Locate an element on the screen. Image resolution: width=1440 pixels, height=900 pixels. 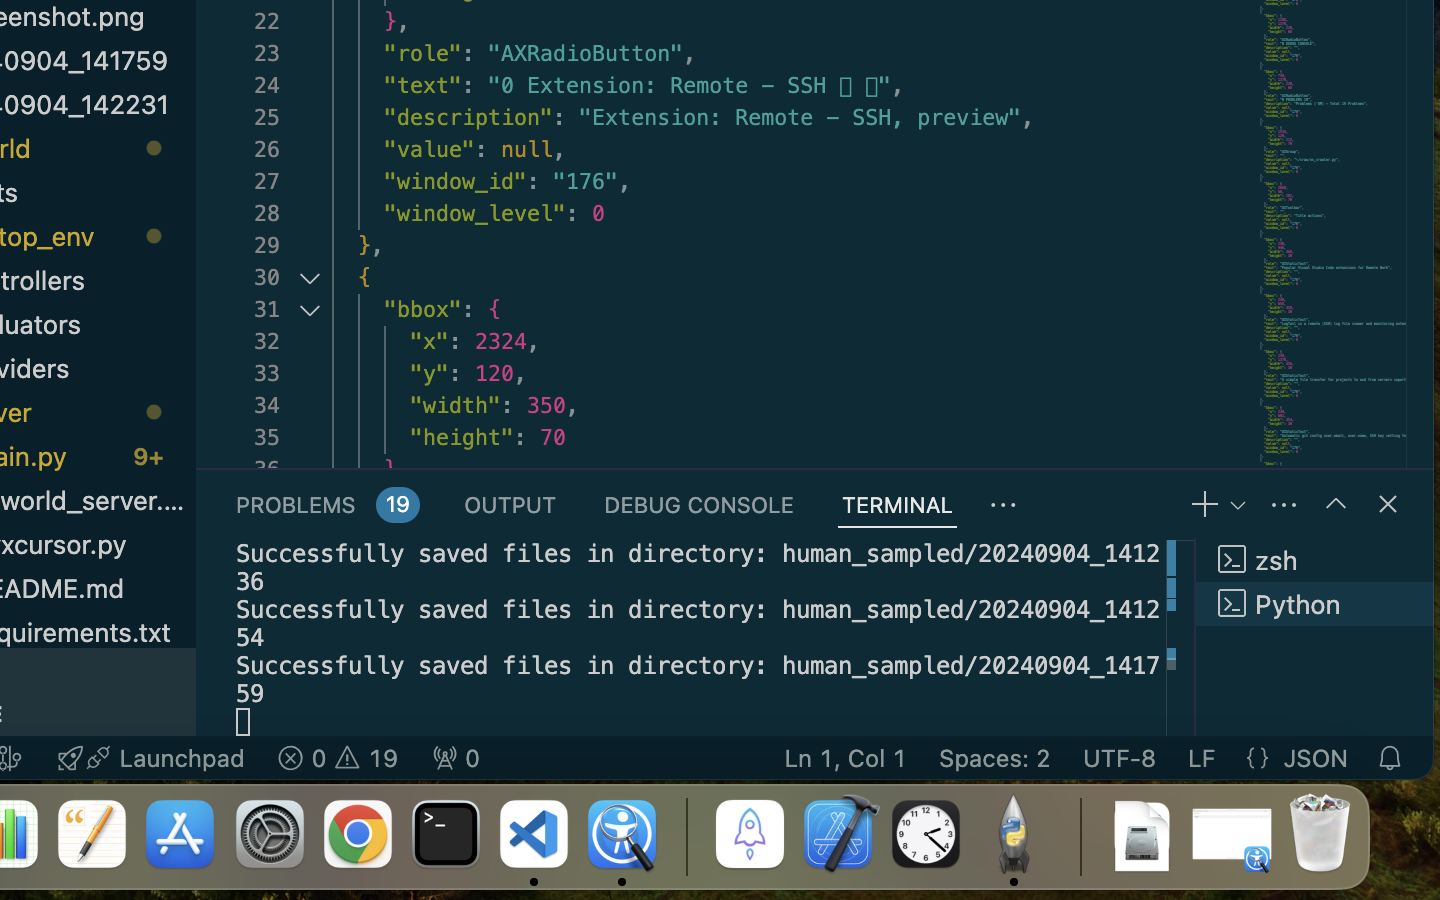
'' is located at coordinates (1335, 503).